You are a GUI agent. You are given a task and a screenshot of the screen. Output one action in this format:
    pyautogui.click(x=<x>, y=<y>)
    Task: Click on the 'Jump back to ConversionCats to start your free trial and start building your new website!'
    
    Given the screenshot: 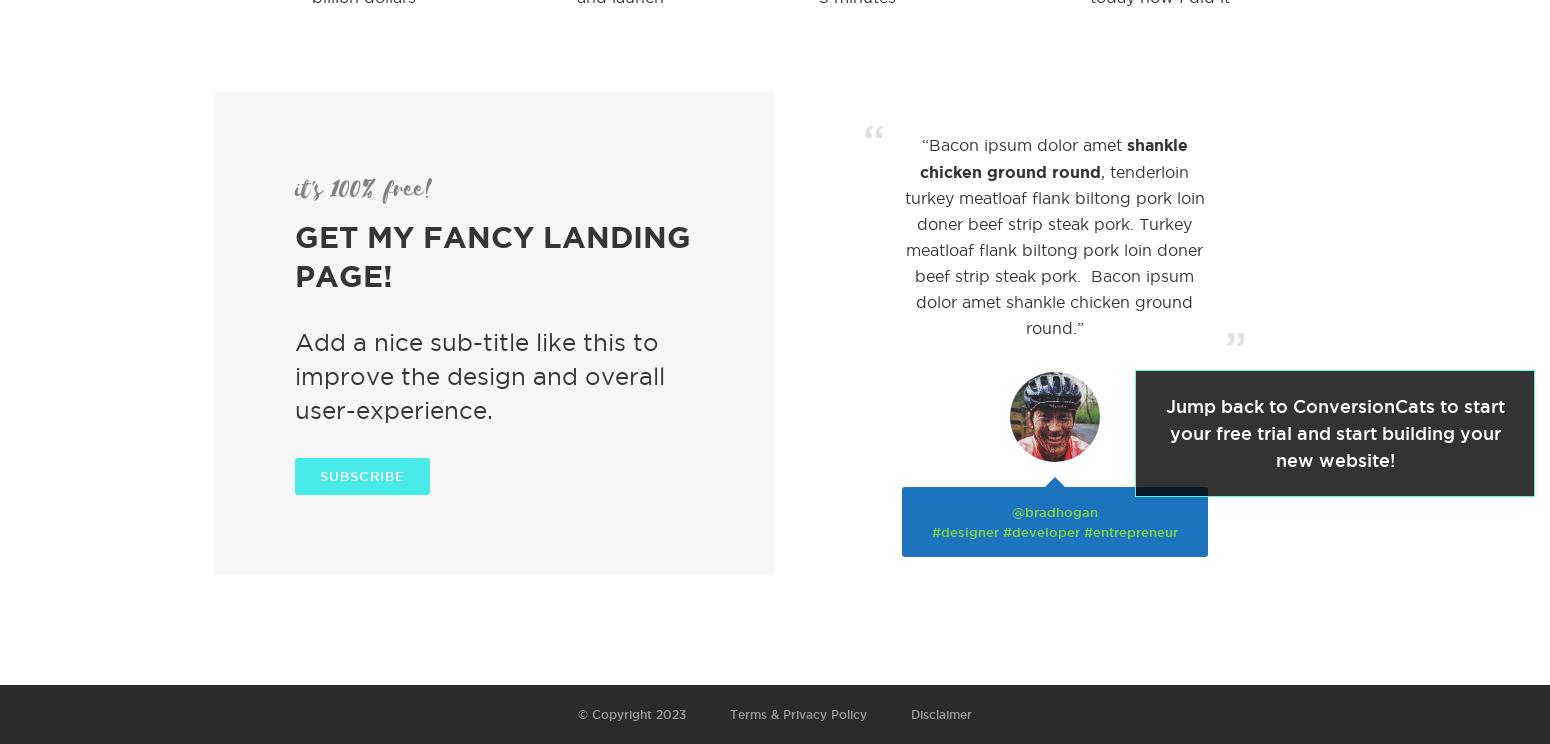 What is the action you would take?
    pyautogui.click(x=1334, y=432)
    